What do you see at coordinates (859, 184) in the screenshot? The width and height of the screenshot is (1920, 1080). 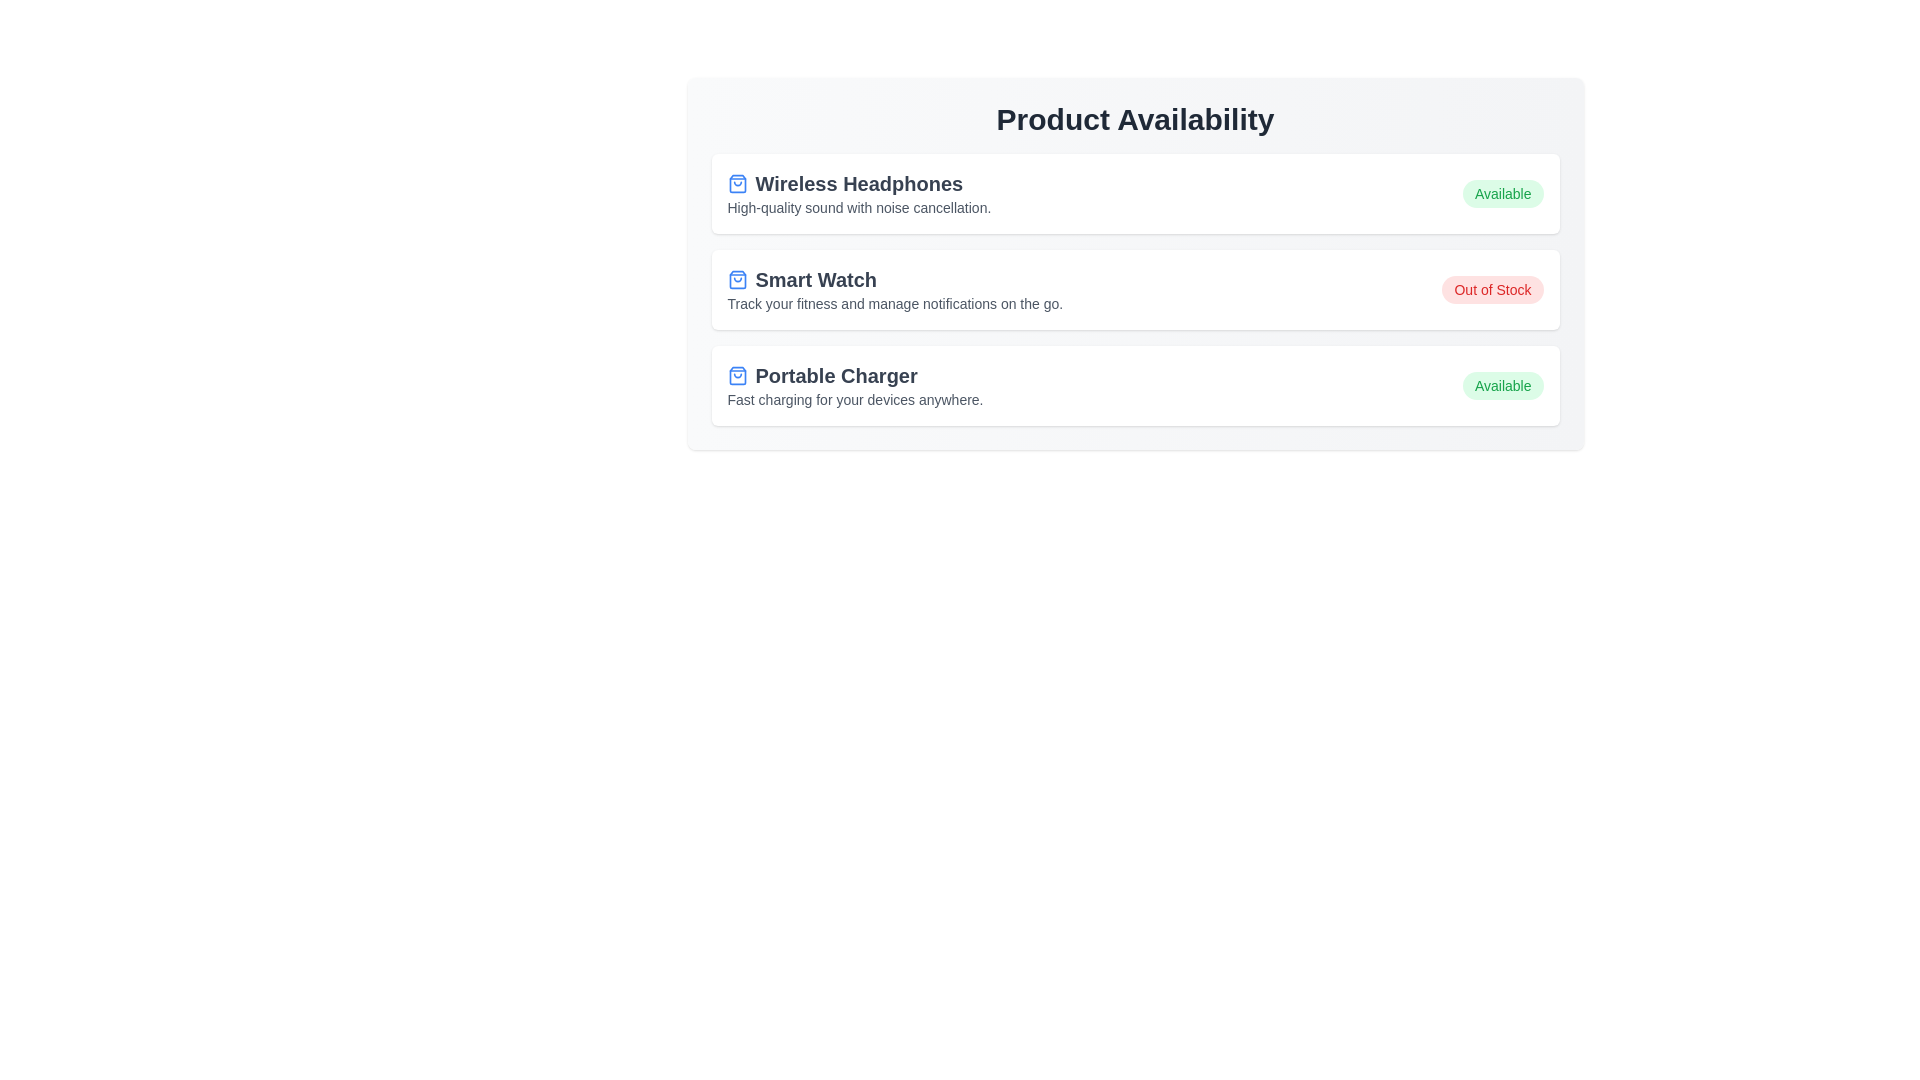 I see `the product name to interact with its details. The parameter Wireless Headphones specifies the product to interact with` at bounding box center [859, 184].